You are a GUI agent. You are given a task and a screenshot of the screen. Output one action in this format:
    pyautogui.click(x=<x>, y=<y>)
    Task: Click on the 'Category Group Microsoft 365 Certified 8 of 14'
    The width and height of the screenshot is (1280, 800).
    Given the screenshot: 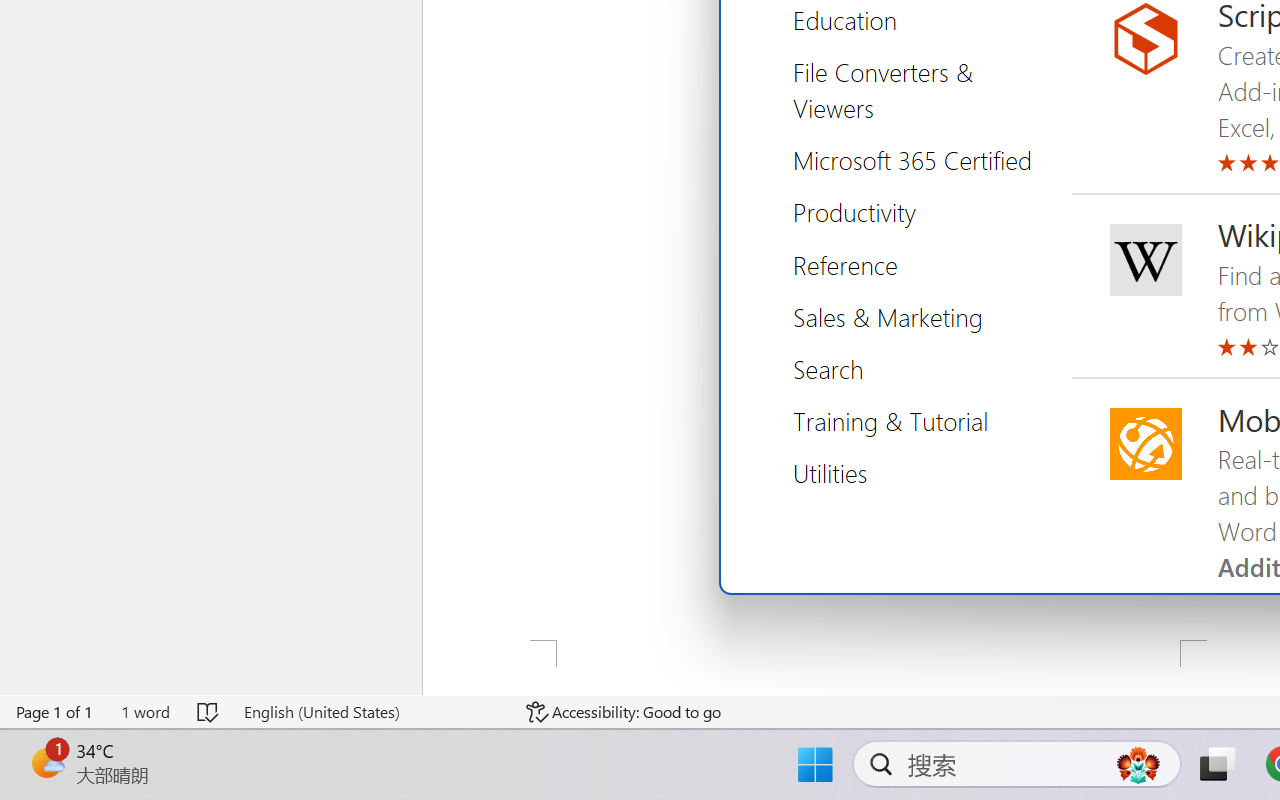 What is the action you would take?
    pyautogui.click(x=919, y=160)
    